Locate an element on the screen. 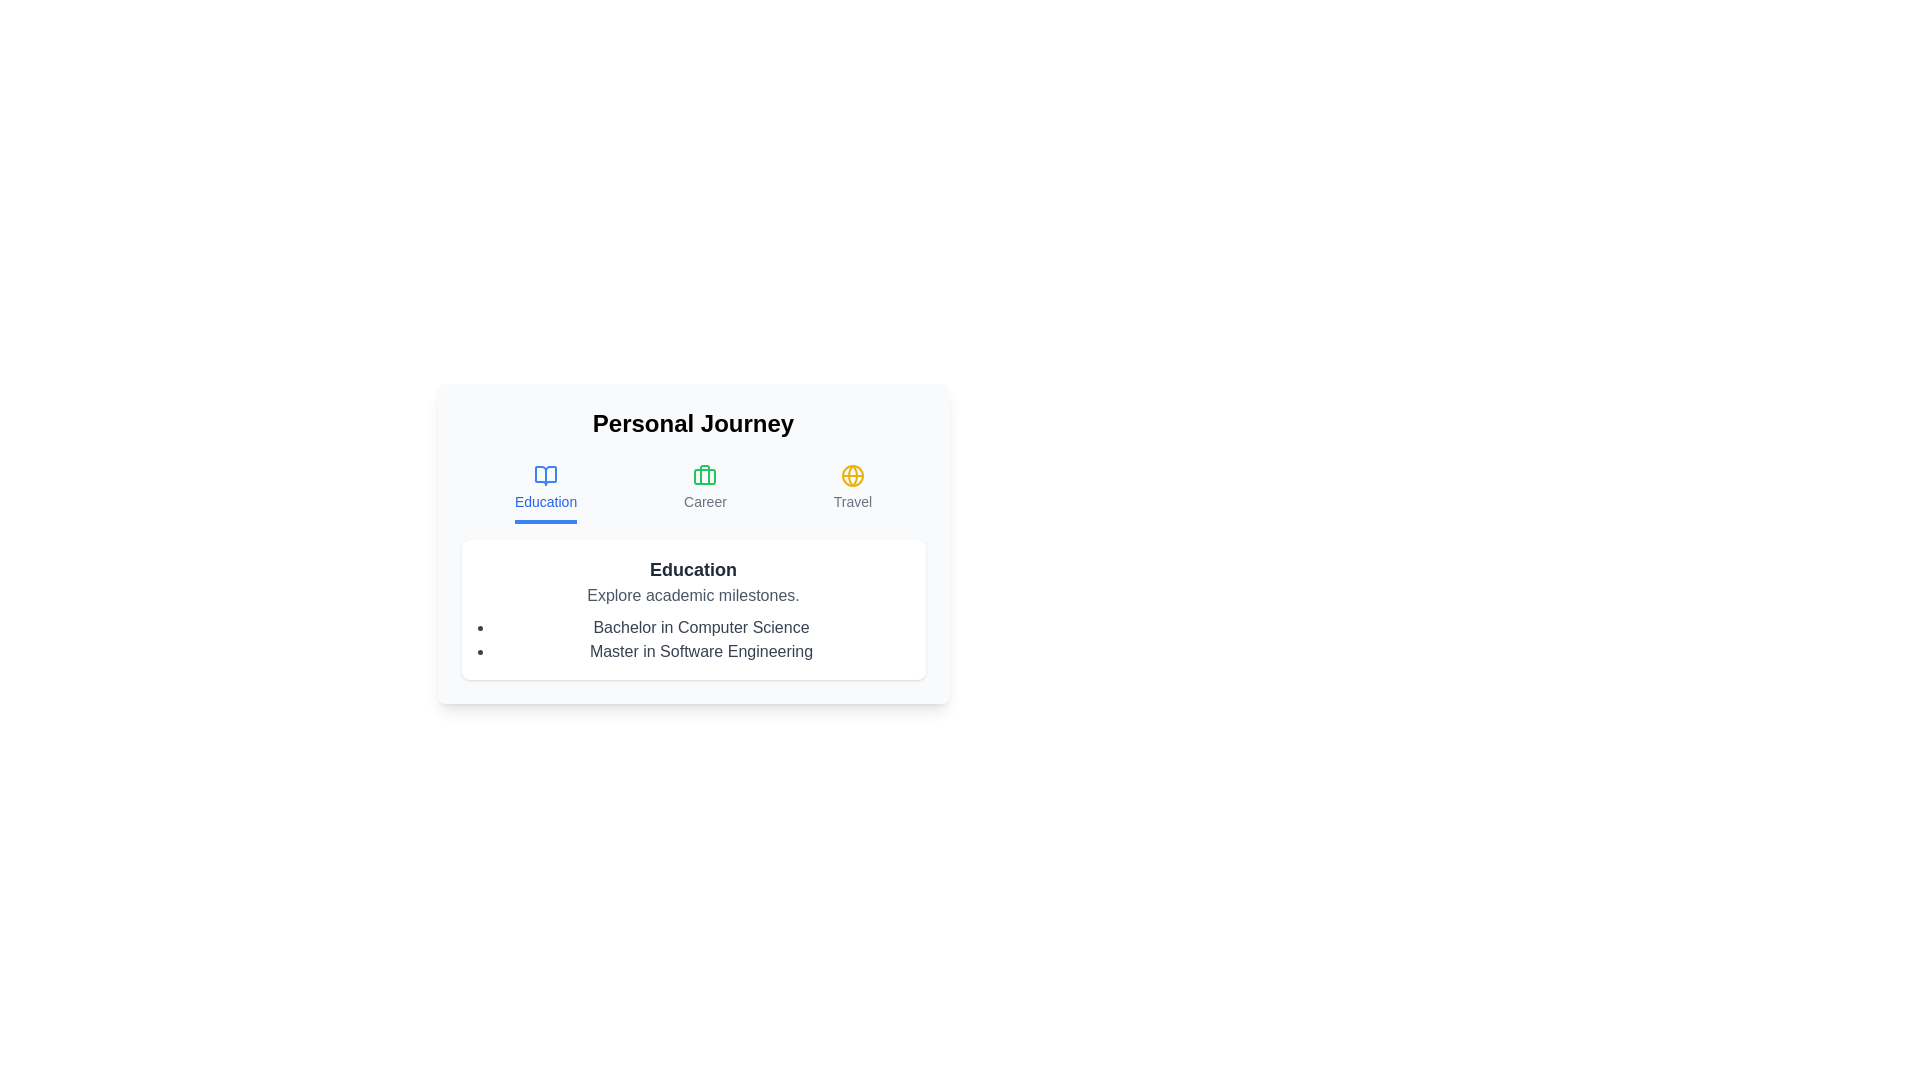  the descriptive text element located directly below the 'Education' header, which introduces the educational milestones is located at coordinates (693, 595).